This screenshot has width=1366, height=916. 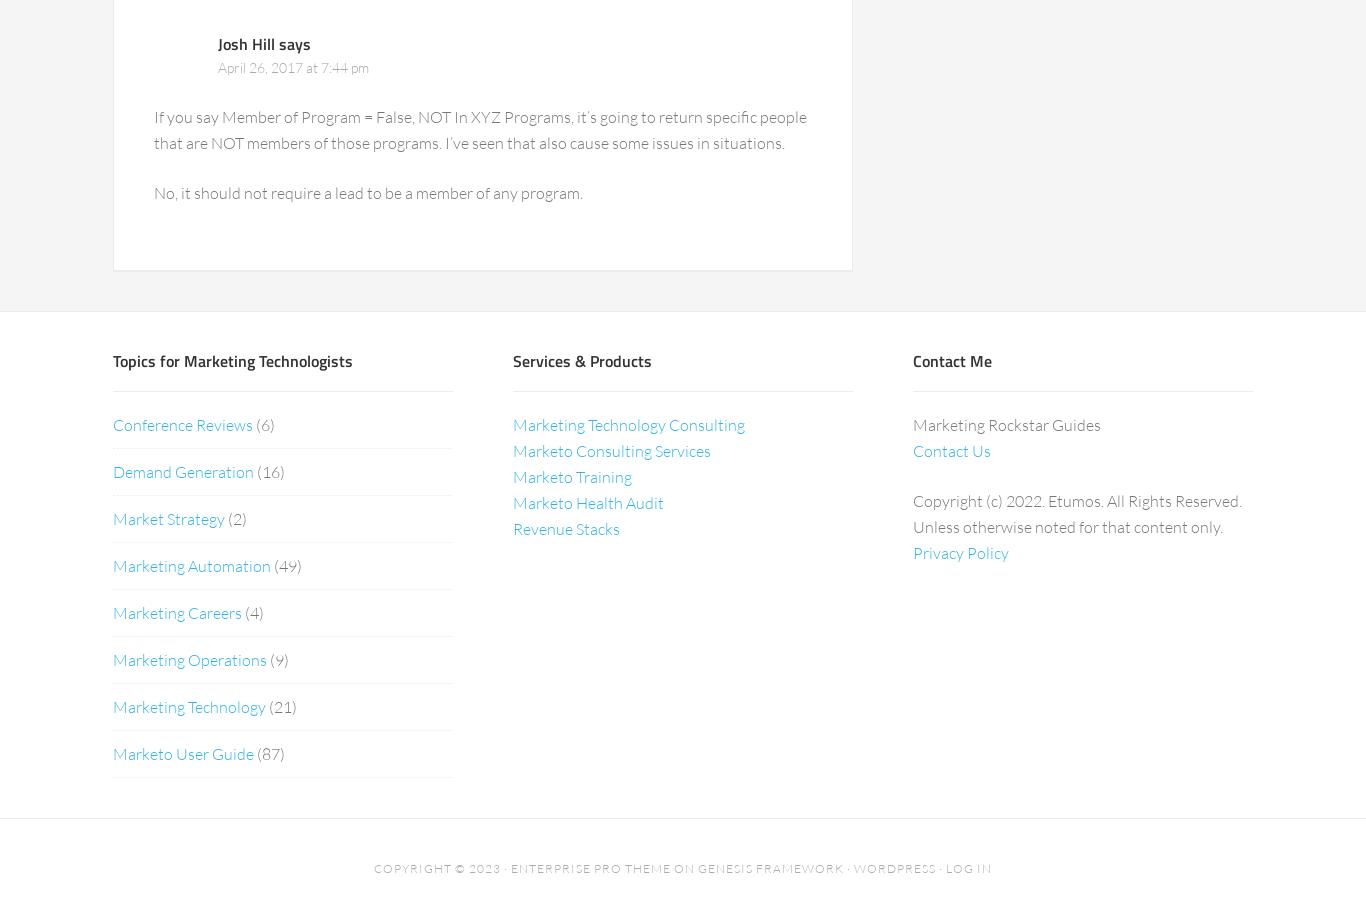 What do you see at coordinates (894, 866) in the screenshot?
I see `'WordPress'` at bounding box center [894, 866].